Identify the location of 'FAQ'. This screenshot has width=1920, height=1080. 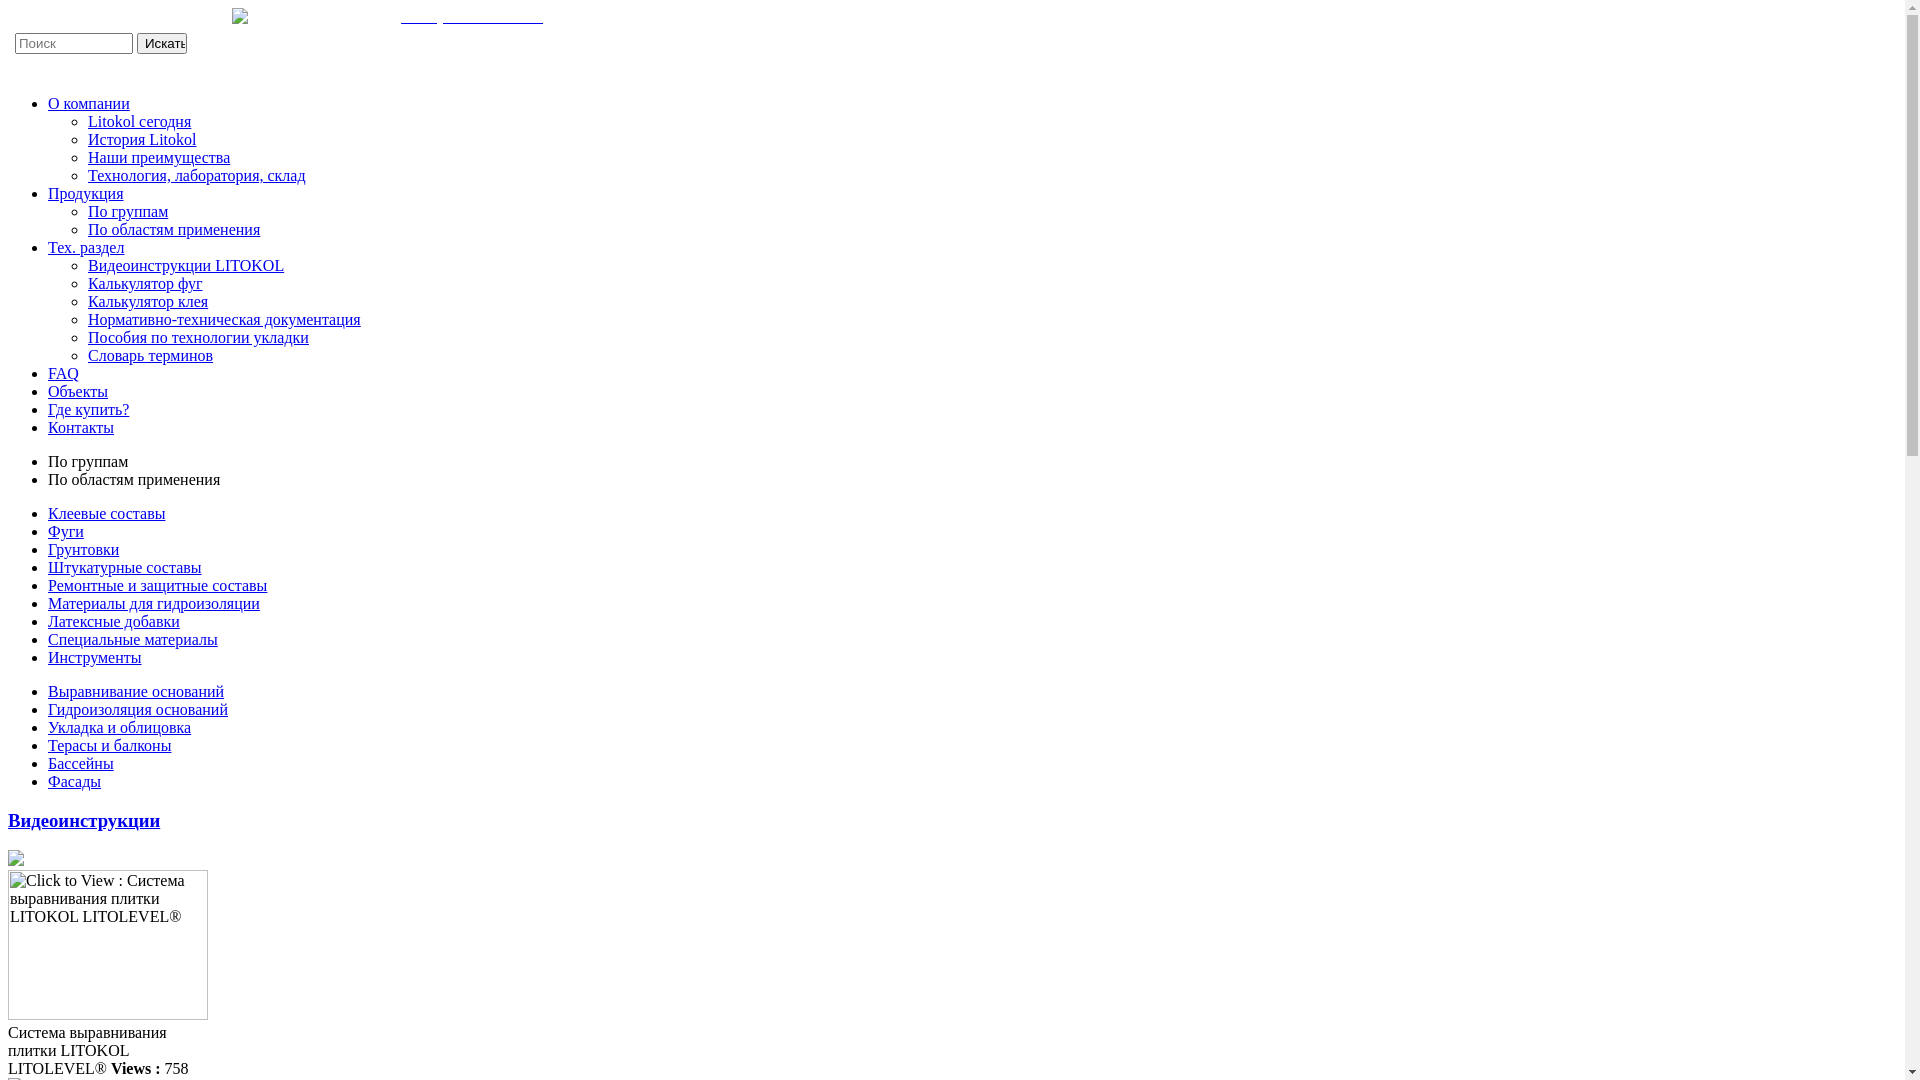
(48, 373).